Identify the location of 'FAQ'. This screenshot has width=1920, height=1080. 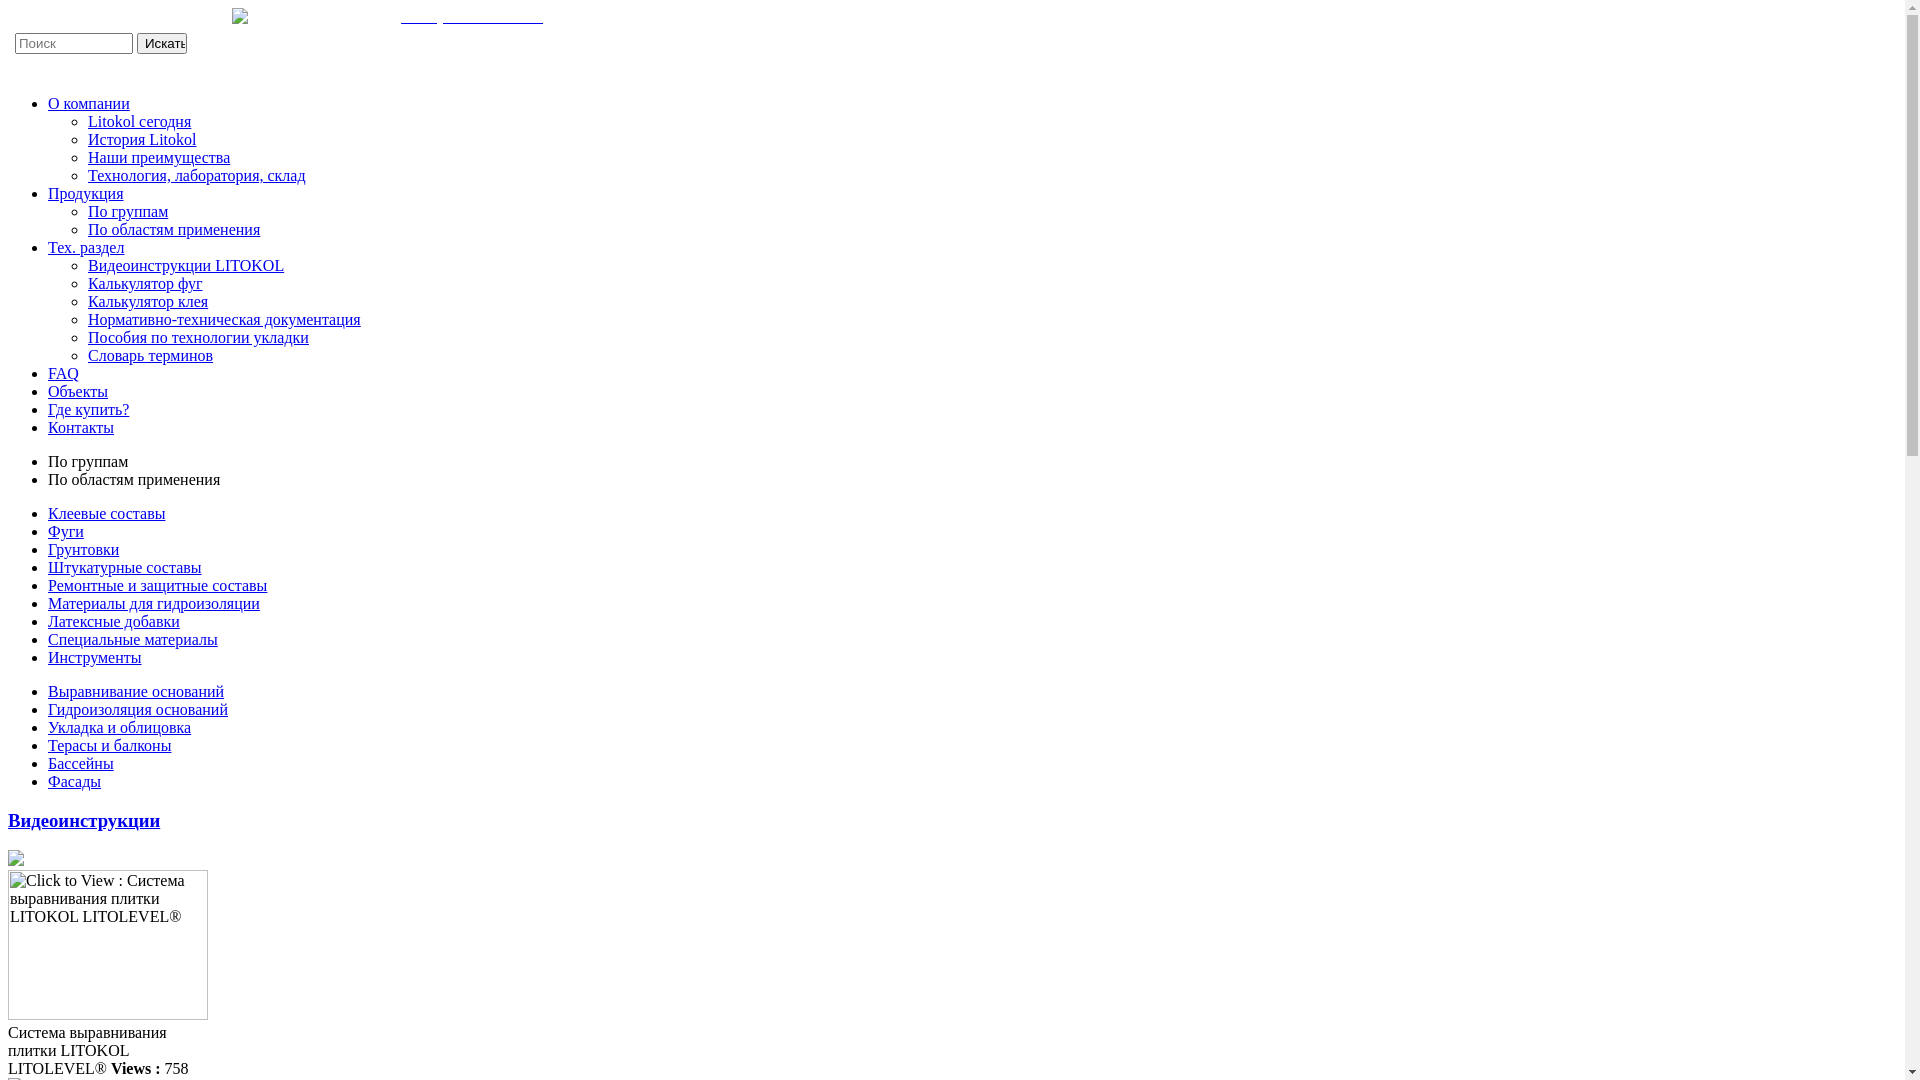
(48, 373).